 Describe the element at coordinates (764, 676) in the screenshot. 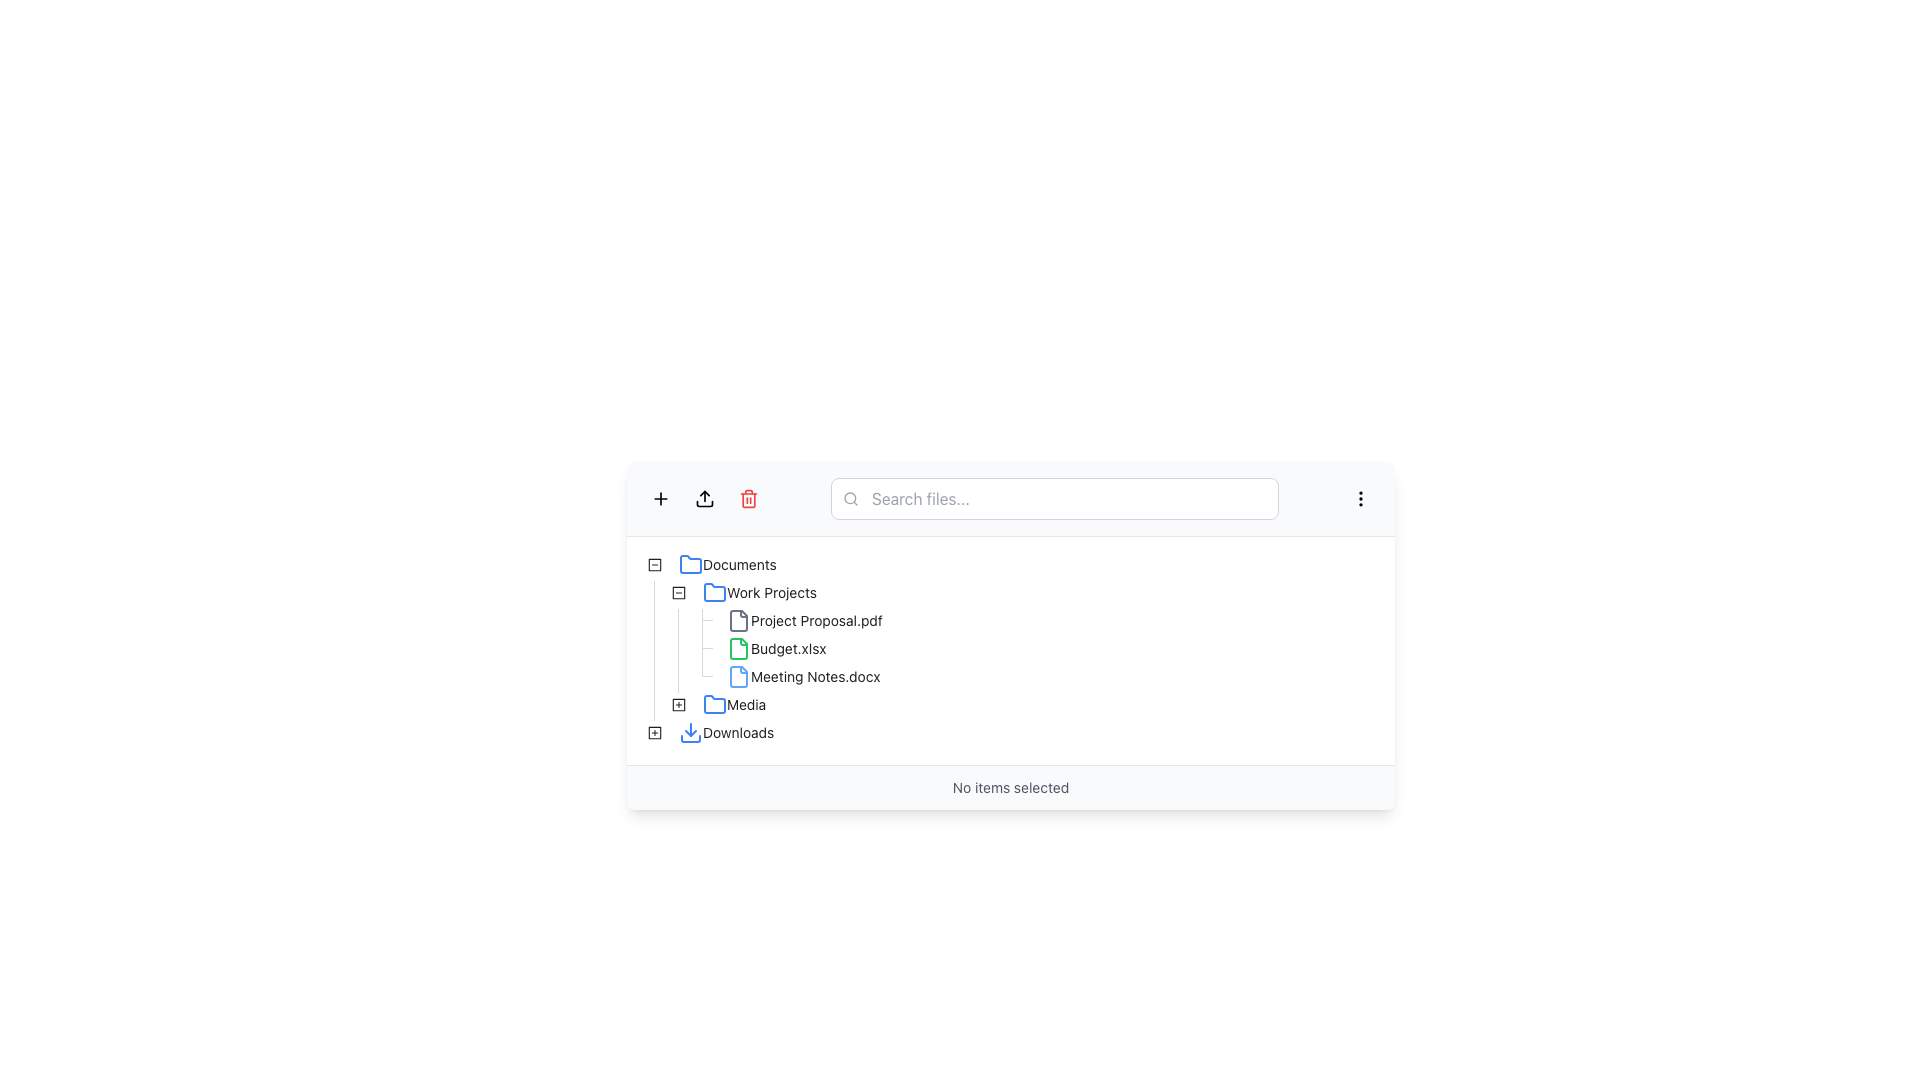

I see `the file item 'Meeting Notes.docx' in the hierarchical tree view` at that location.